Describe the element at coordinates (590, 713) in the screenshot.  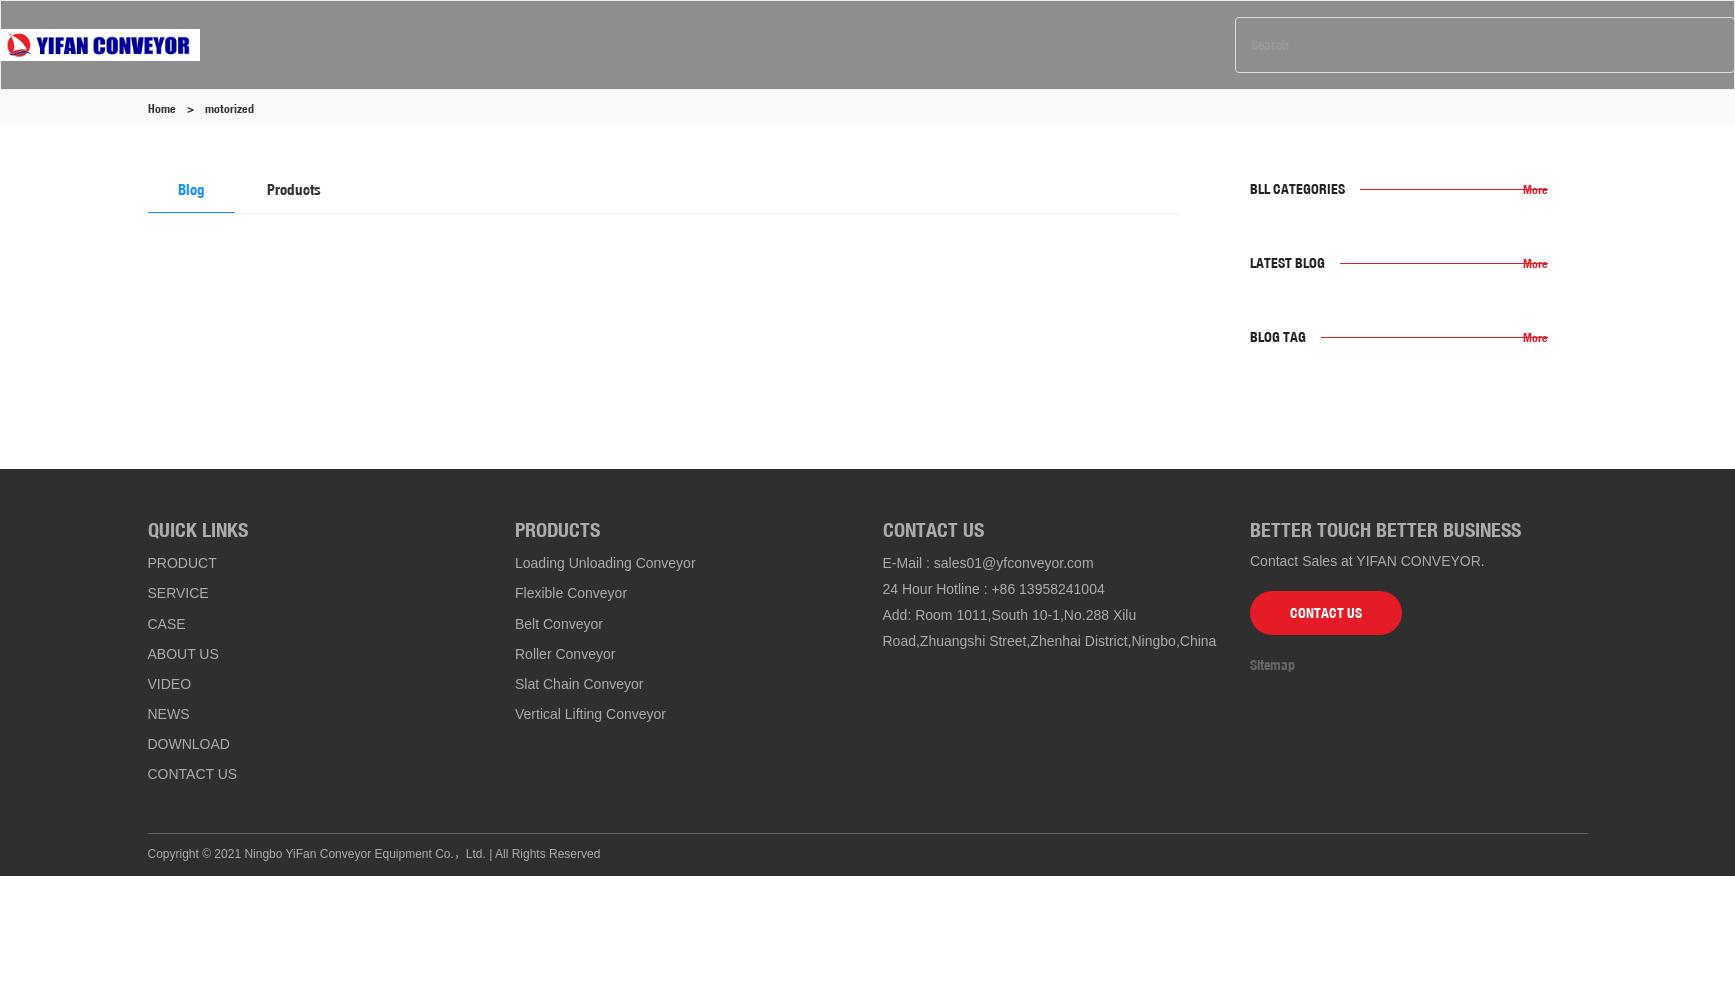
I see `'Vertical Lifting Conveyor'` at that location.